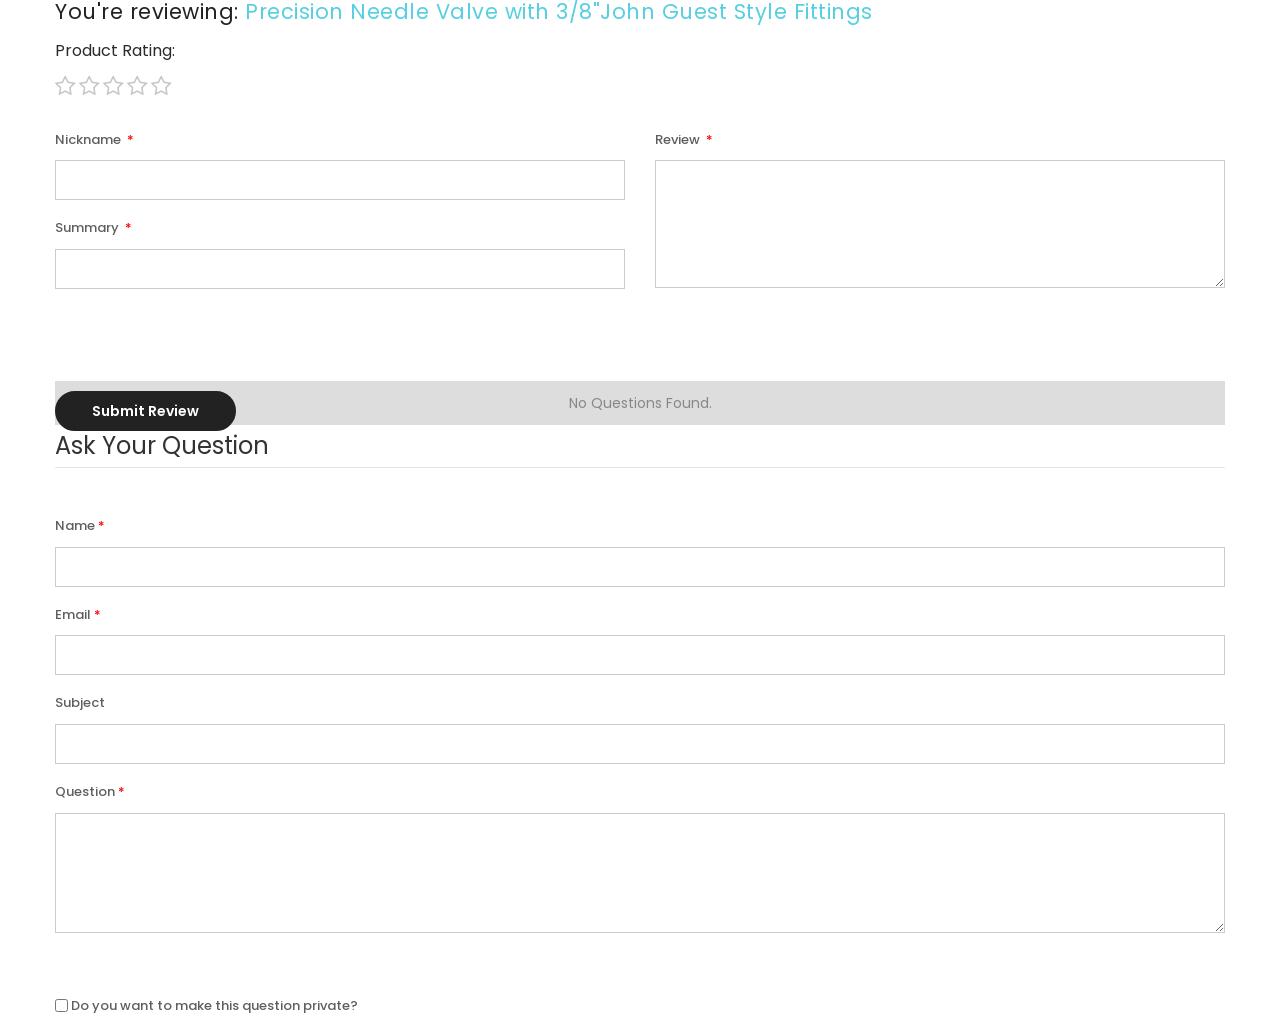 The width and height of the screenshot is (1280, 1033). What do you see at coordinates (162, 445) in the screenshot?
I see `'Ask Your Question'` at bounding box center [162, 445].